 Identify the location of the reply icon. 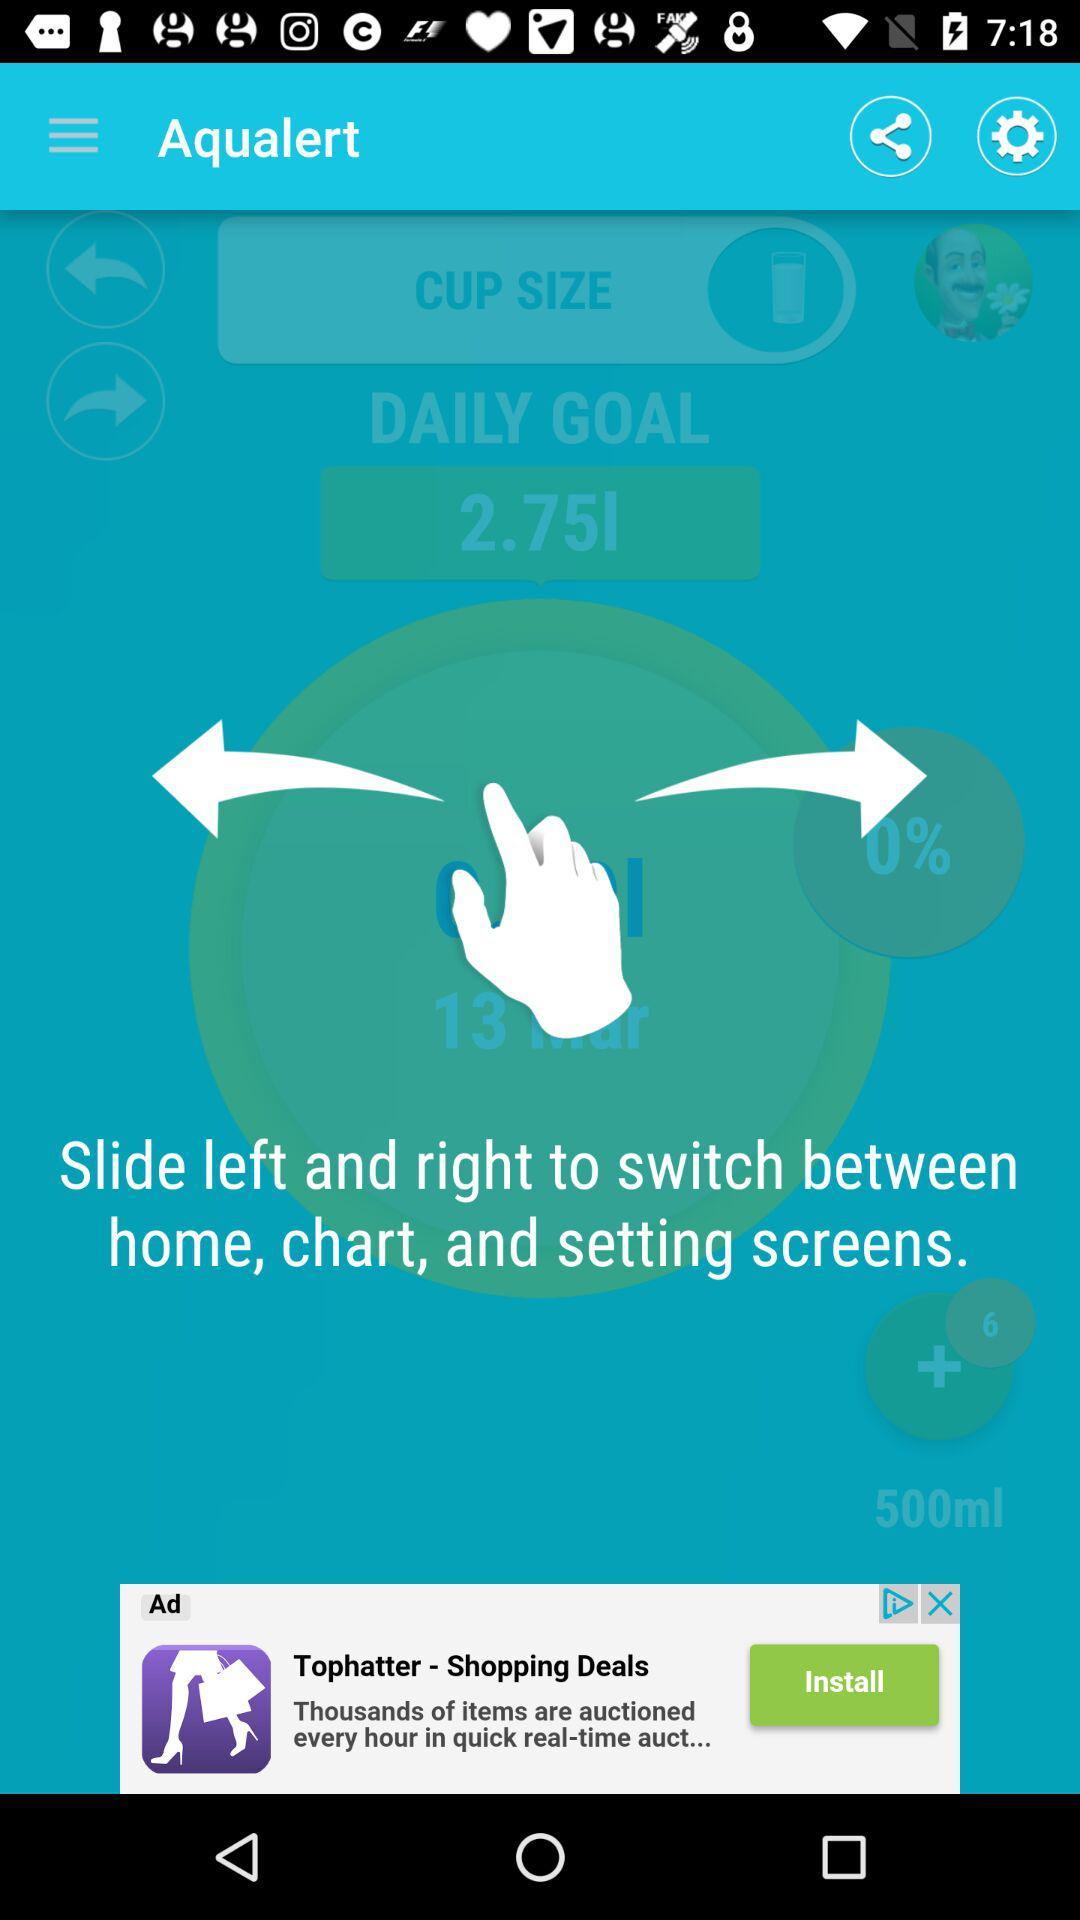
(105, 268).